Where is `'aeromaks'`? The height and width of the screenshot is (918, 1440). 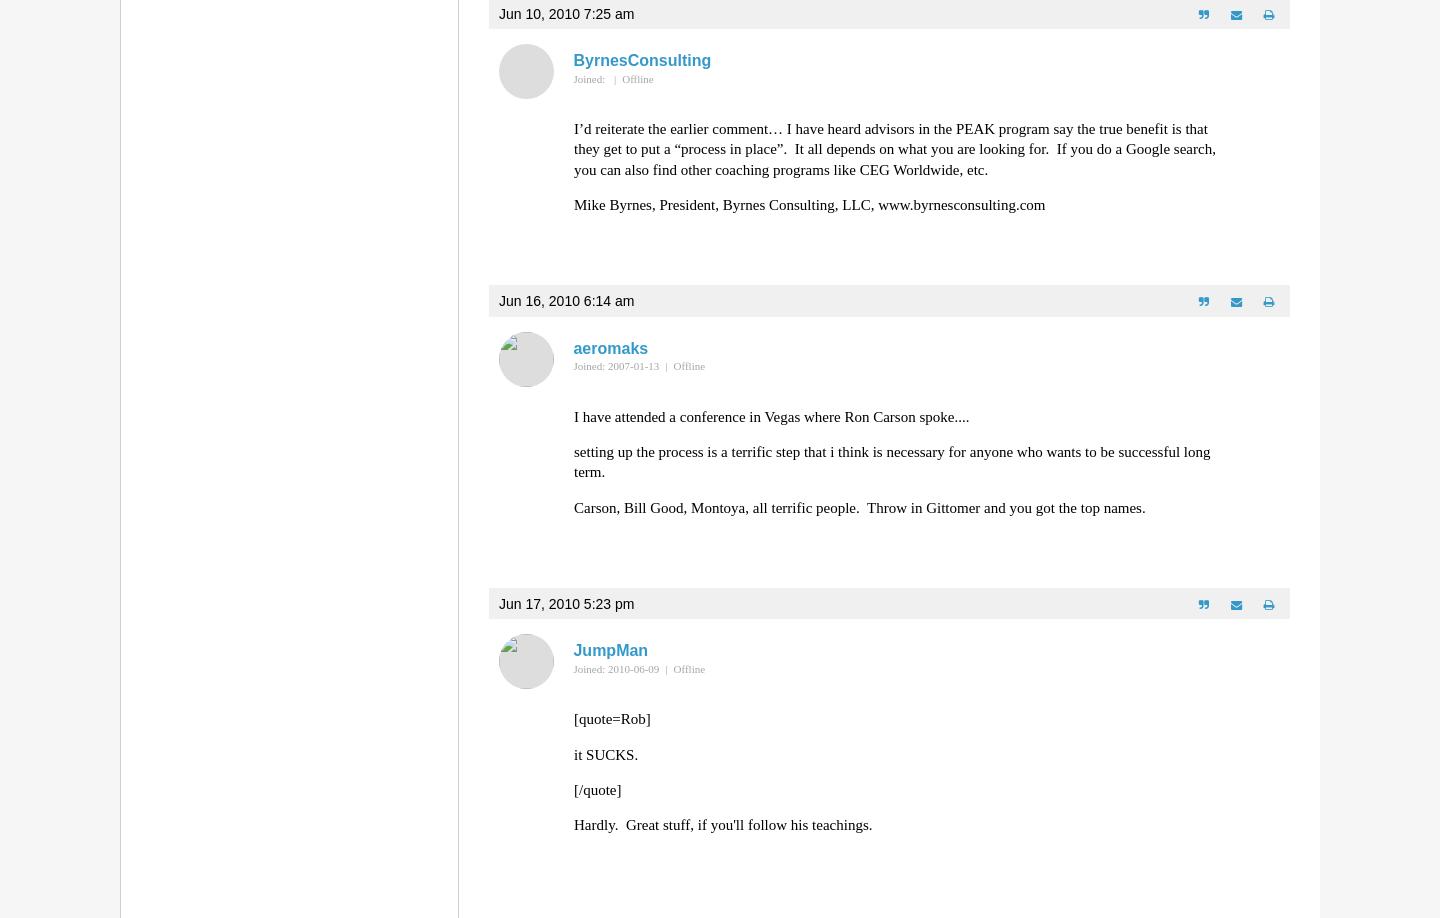
'aeromaks' is located at coordinates (609, 347).